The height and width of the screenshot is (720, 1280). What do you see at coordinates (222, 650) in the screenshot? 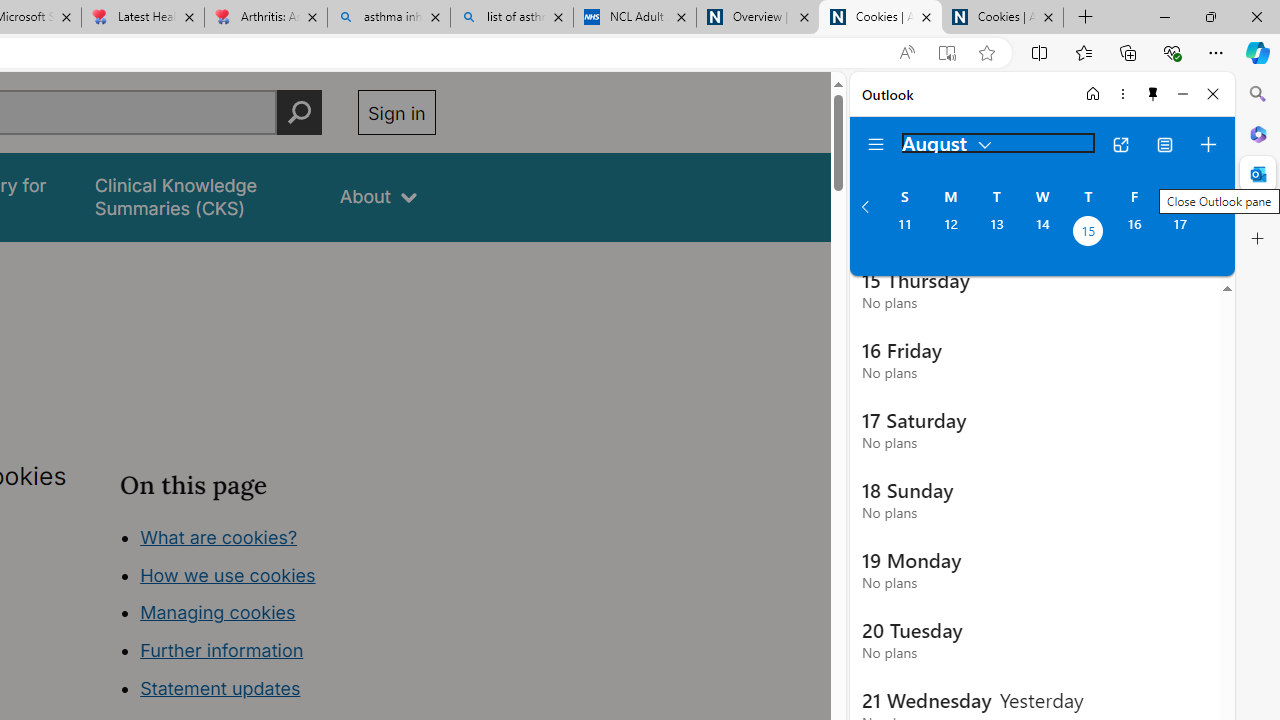
I see `'Further information'` at bounding box center [222, 650].